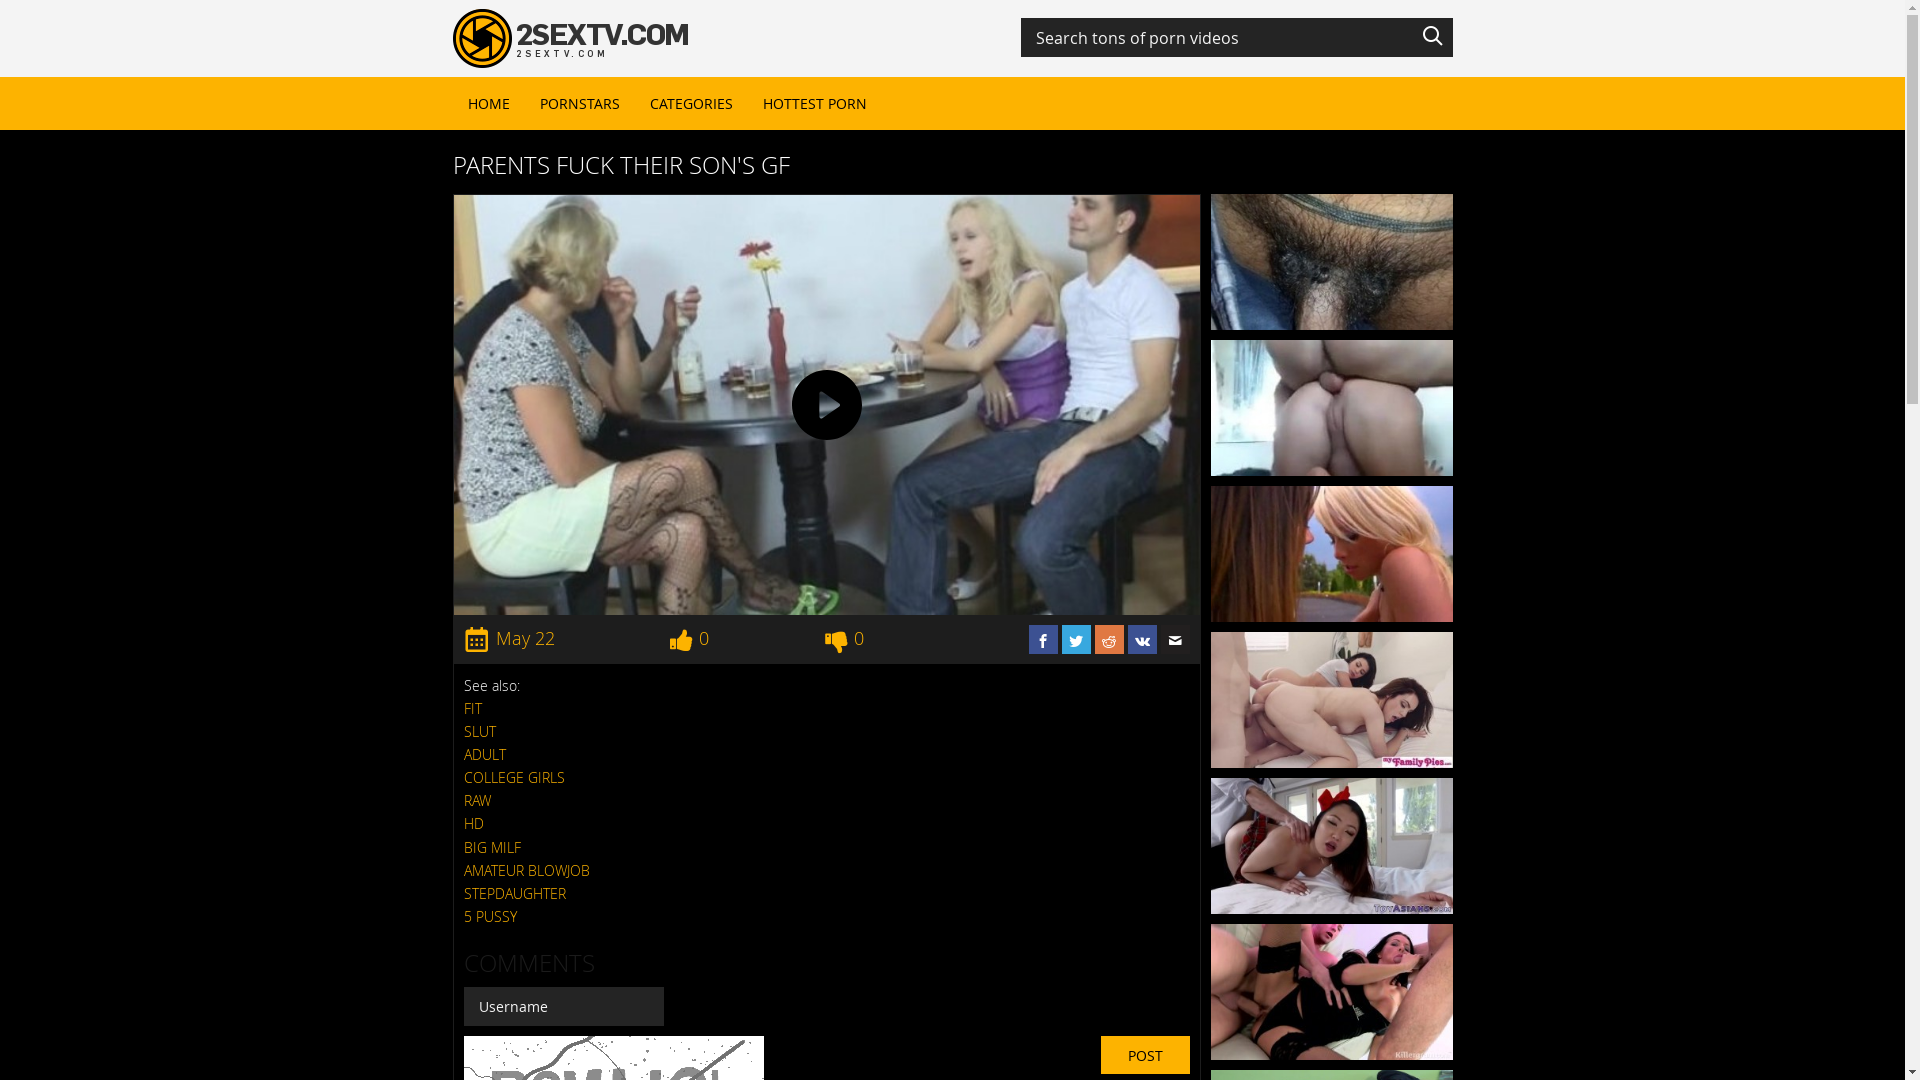 The width and height of the screenshot is (1920, 1080). Describe the element at coordinates (815, 103) in the screenshot. I see `'HOTTEST PORN'` at that location.